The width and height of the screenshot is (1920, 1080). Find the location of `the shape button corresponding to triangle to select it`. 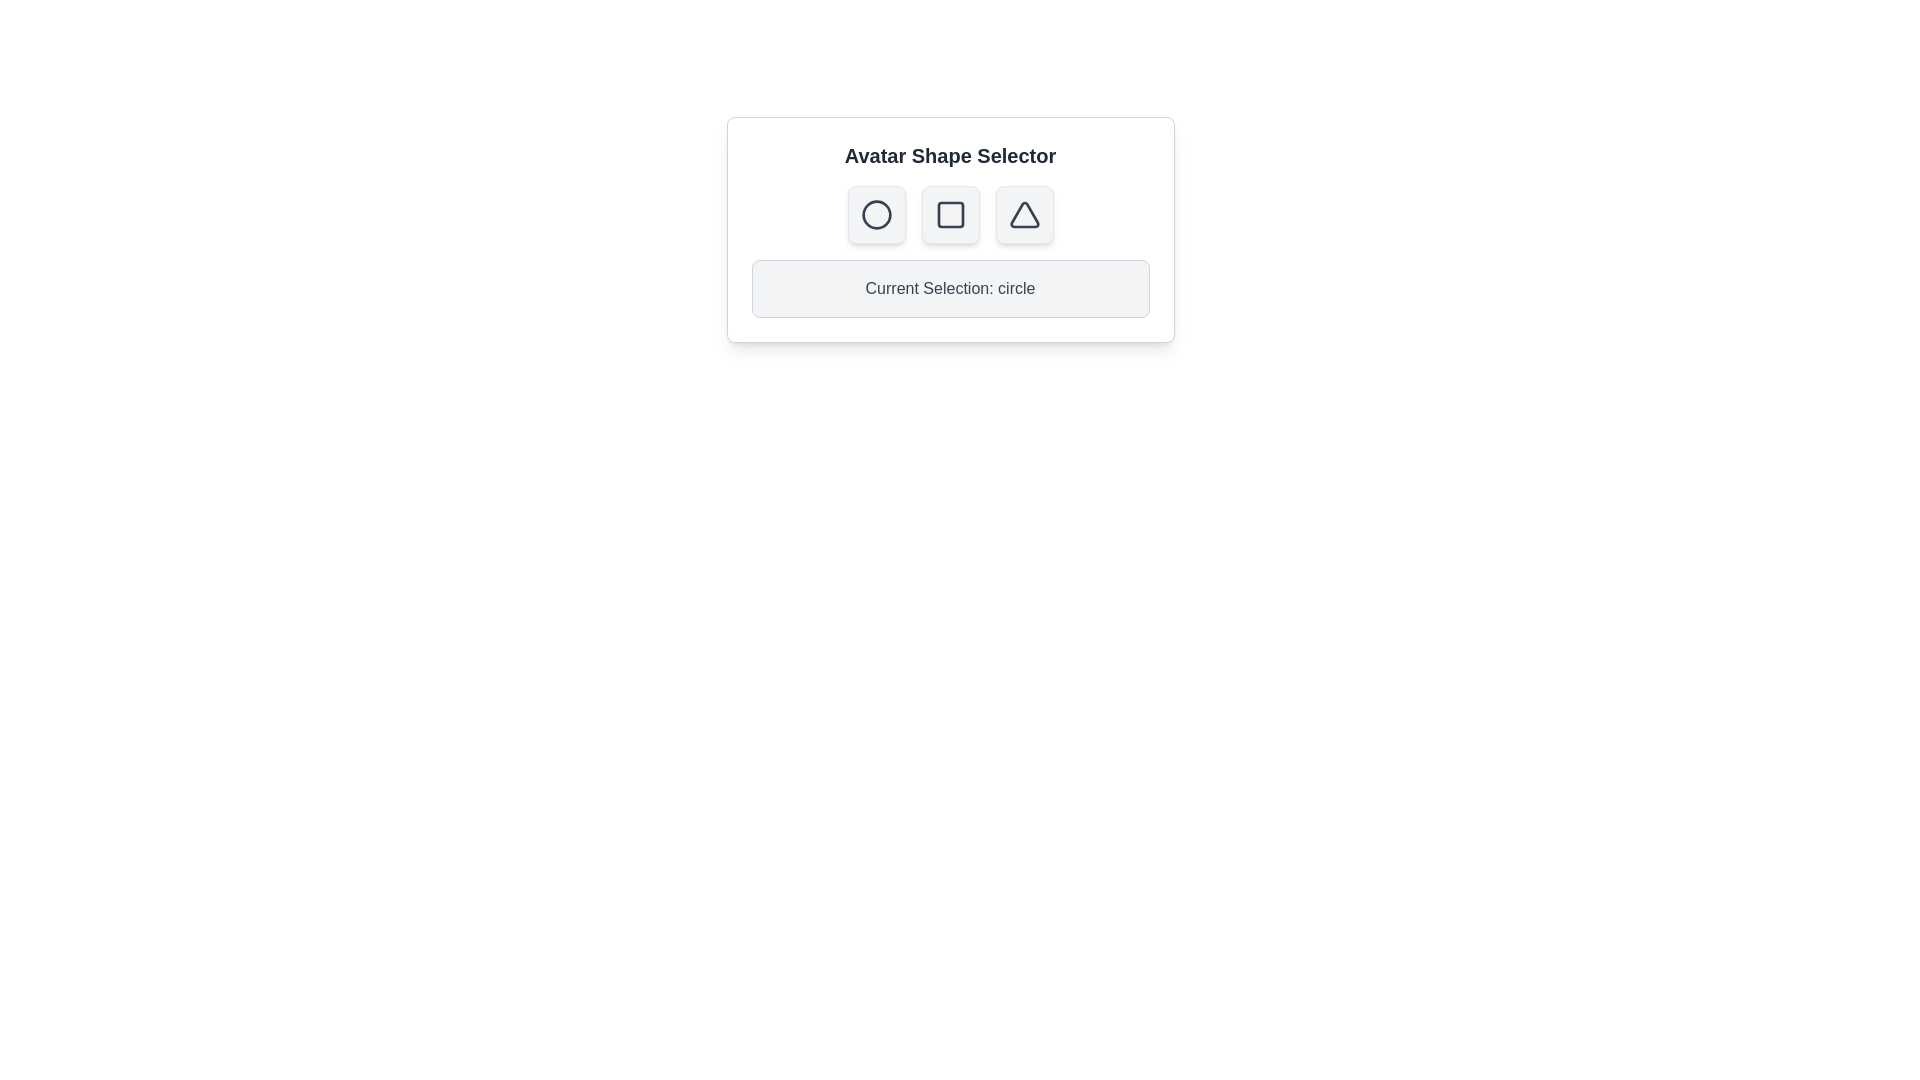

the shape button corresponding to triangle to select it is located at coordinates (1024, 215).